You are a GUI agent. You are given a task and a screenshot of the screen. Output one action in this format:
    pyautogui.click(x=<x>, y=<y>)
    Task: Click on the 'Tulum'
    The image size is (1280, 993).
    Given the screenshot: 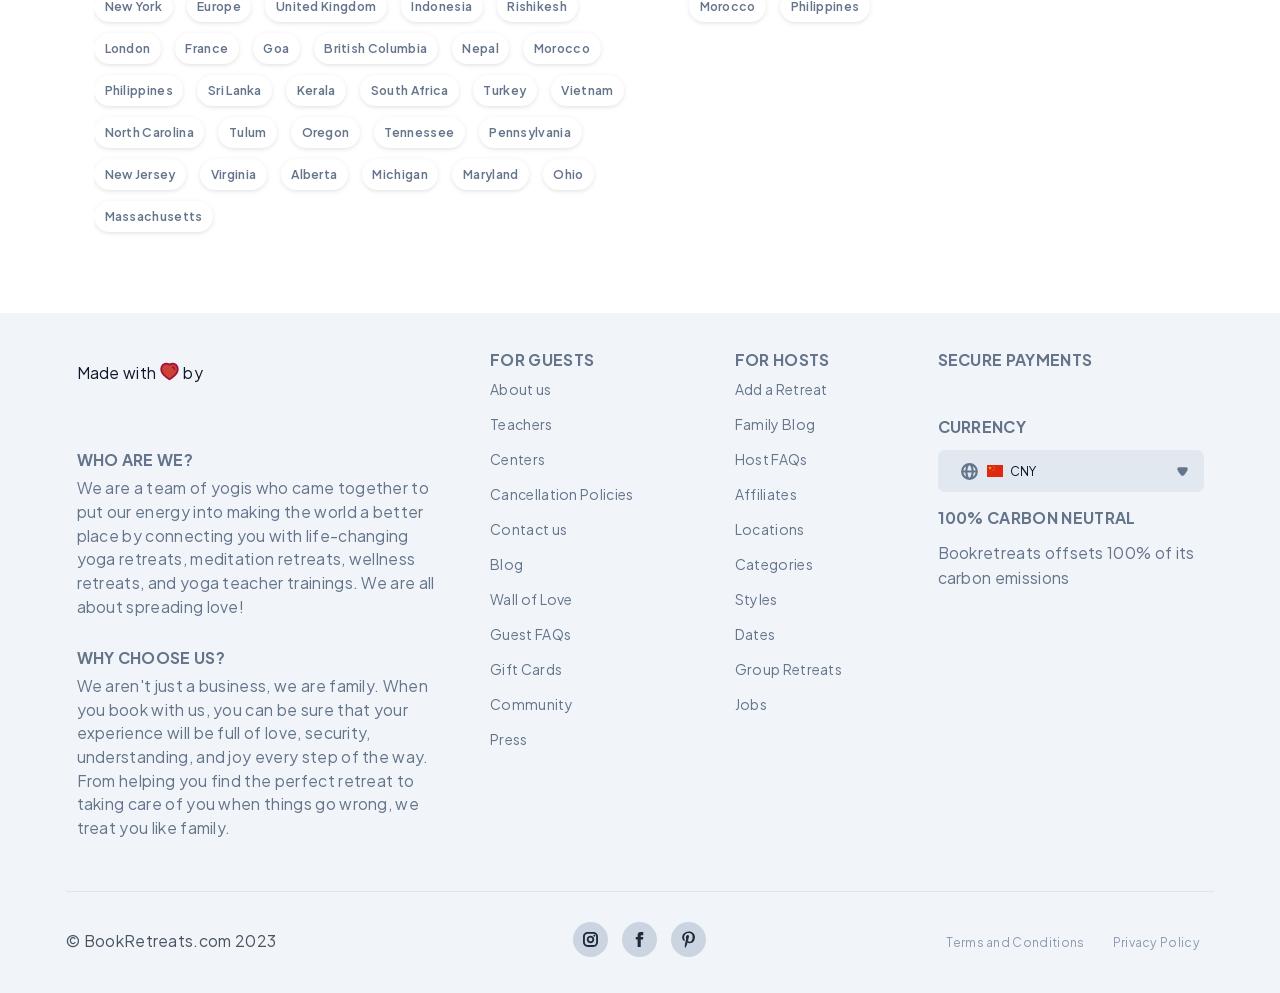 What is the action you would take?
    pyautogui.click(x=246, y=130)
    